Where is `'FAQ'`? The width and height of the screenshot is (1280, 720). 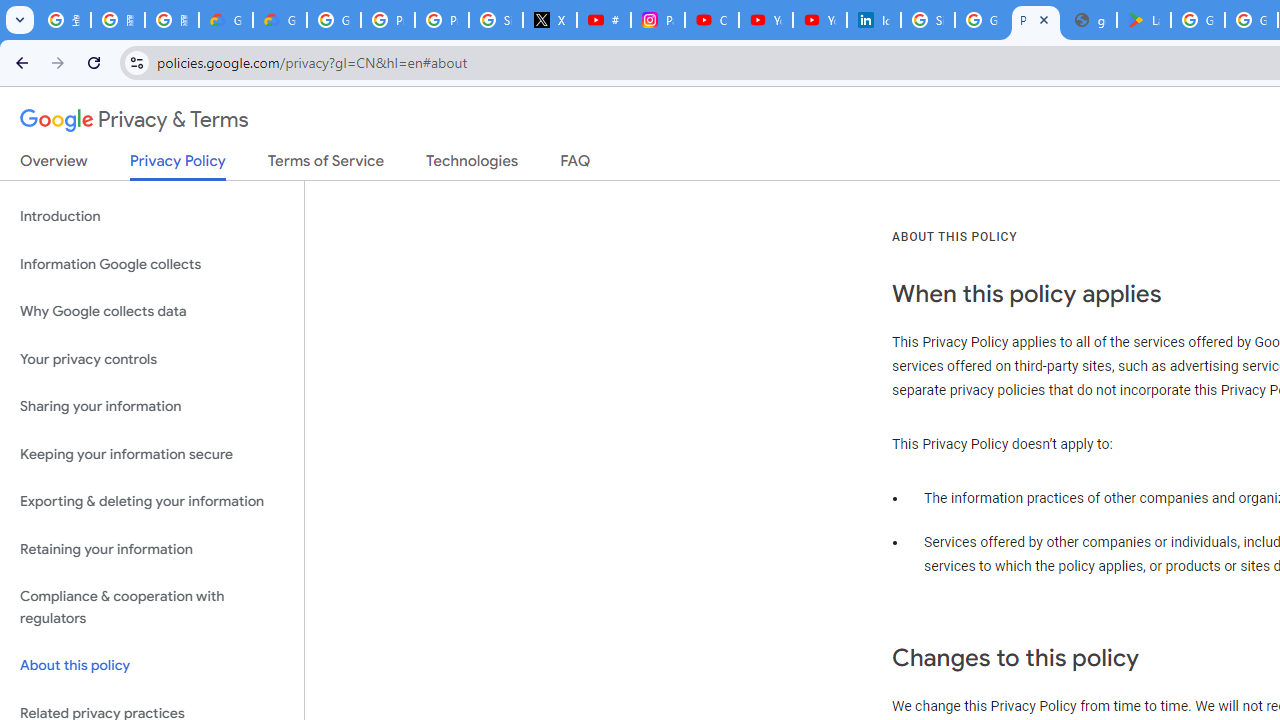 'FAQ' is located at coordinates (575, 164).